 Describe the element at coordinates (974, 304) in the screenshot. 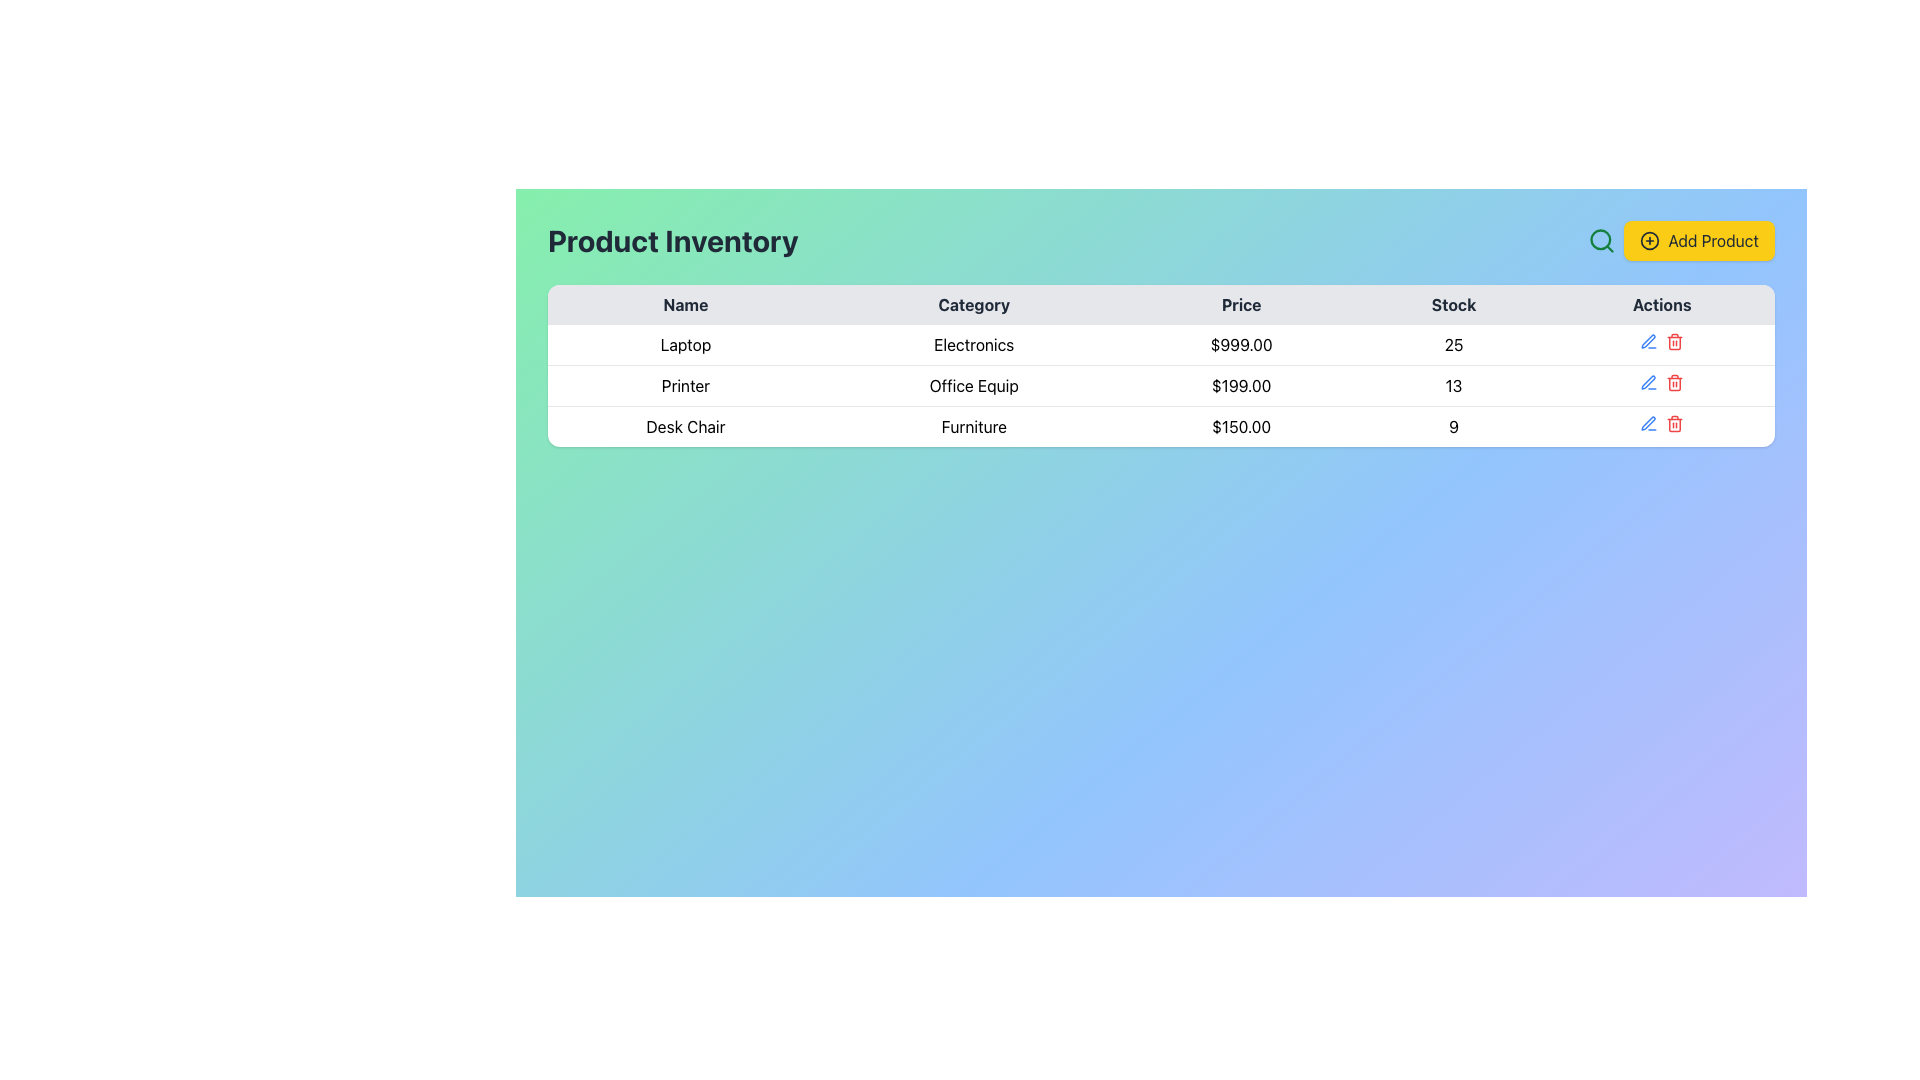

I see `the 'Category' text label in the table header` at that location.